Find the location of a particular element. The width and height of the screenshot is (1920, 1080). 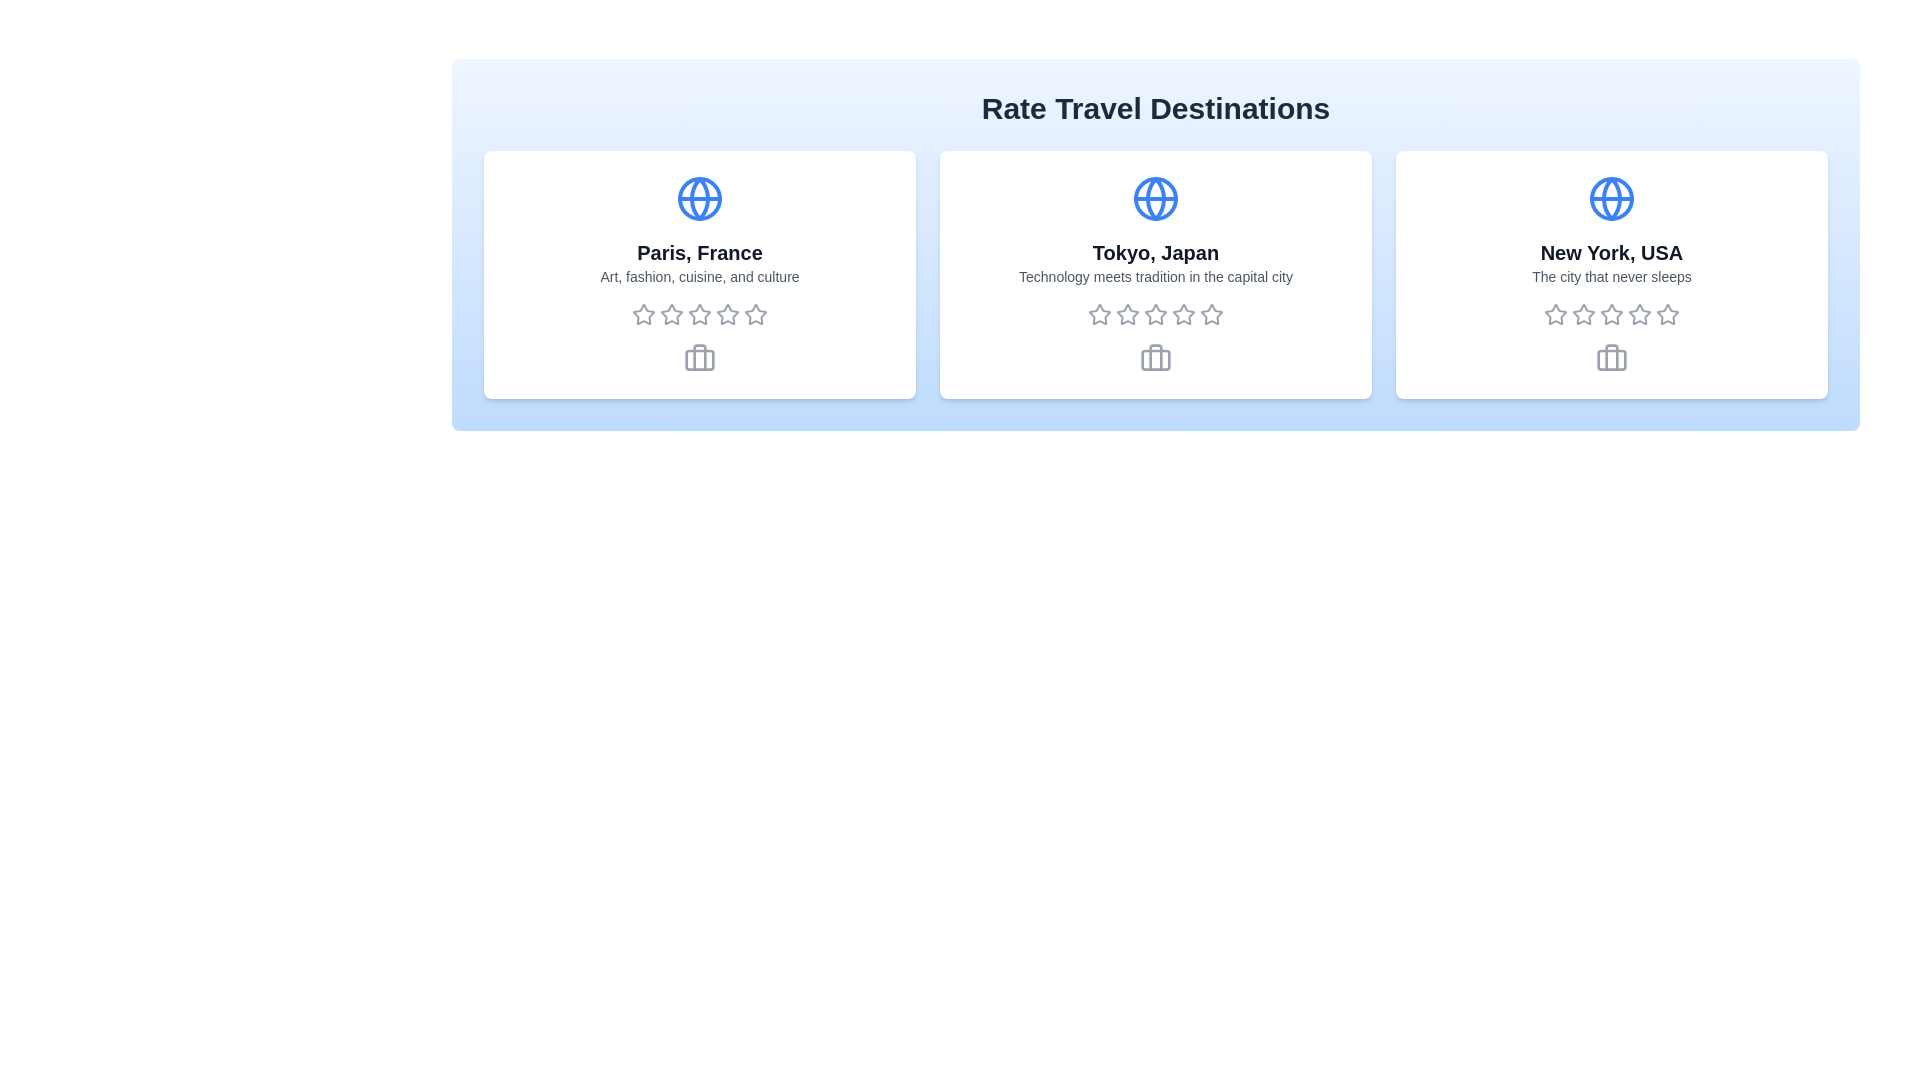

the star corresponding to 2 stars to preview the rating is located at coordinates (672, 315).